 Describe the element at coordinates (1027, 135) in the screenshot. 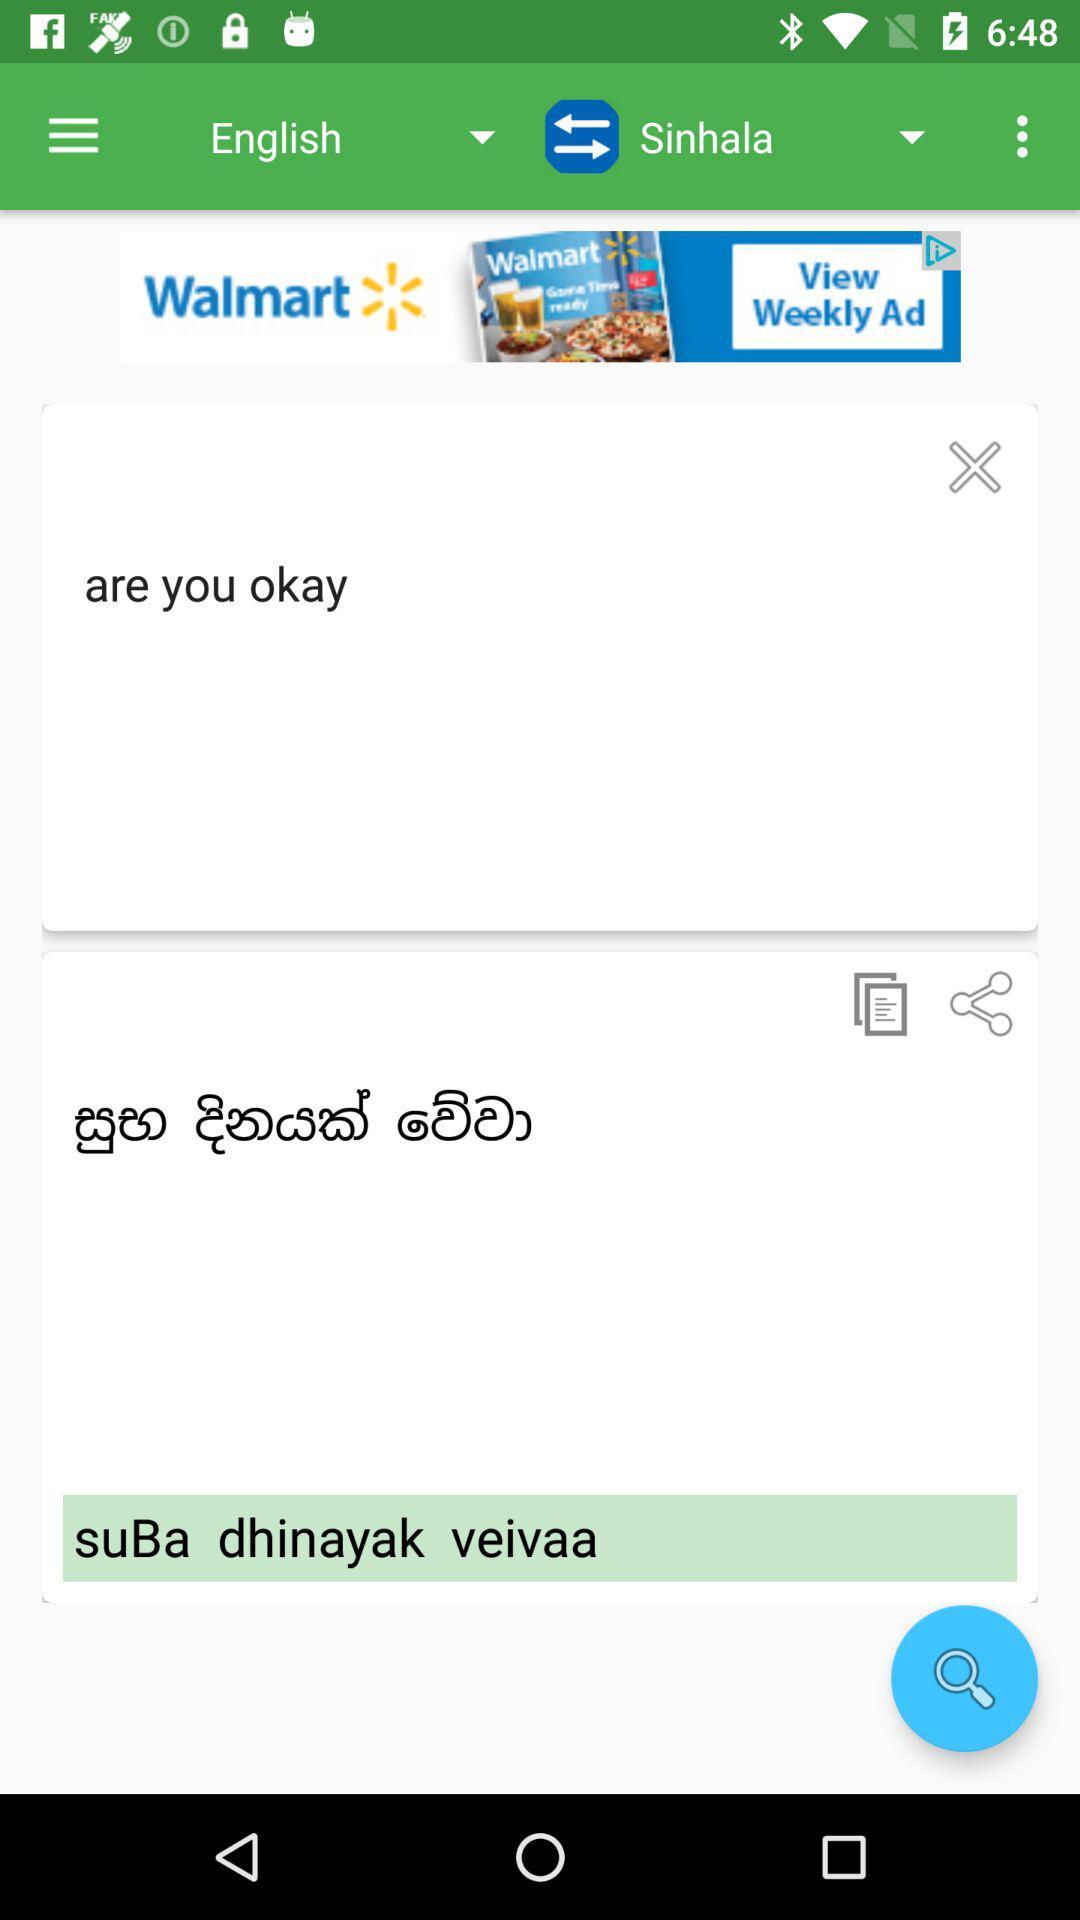

I see `the icon to the right of sinhala` at that location.